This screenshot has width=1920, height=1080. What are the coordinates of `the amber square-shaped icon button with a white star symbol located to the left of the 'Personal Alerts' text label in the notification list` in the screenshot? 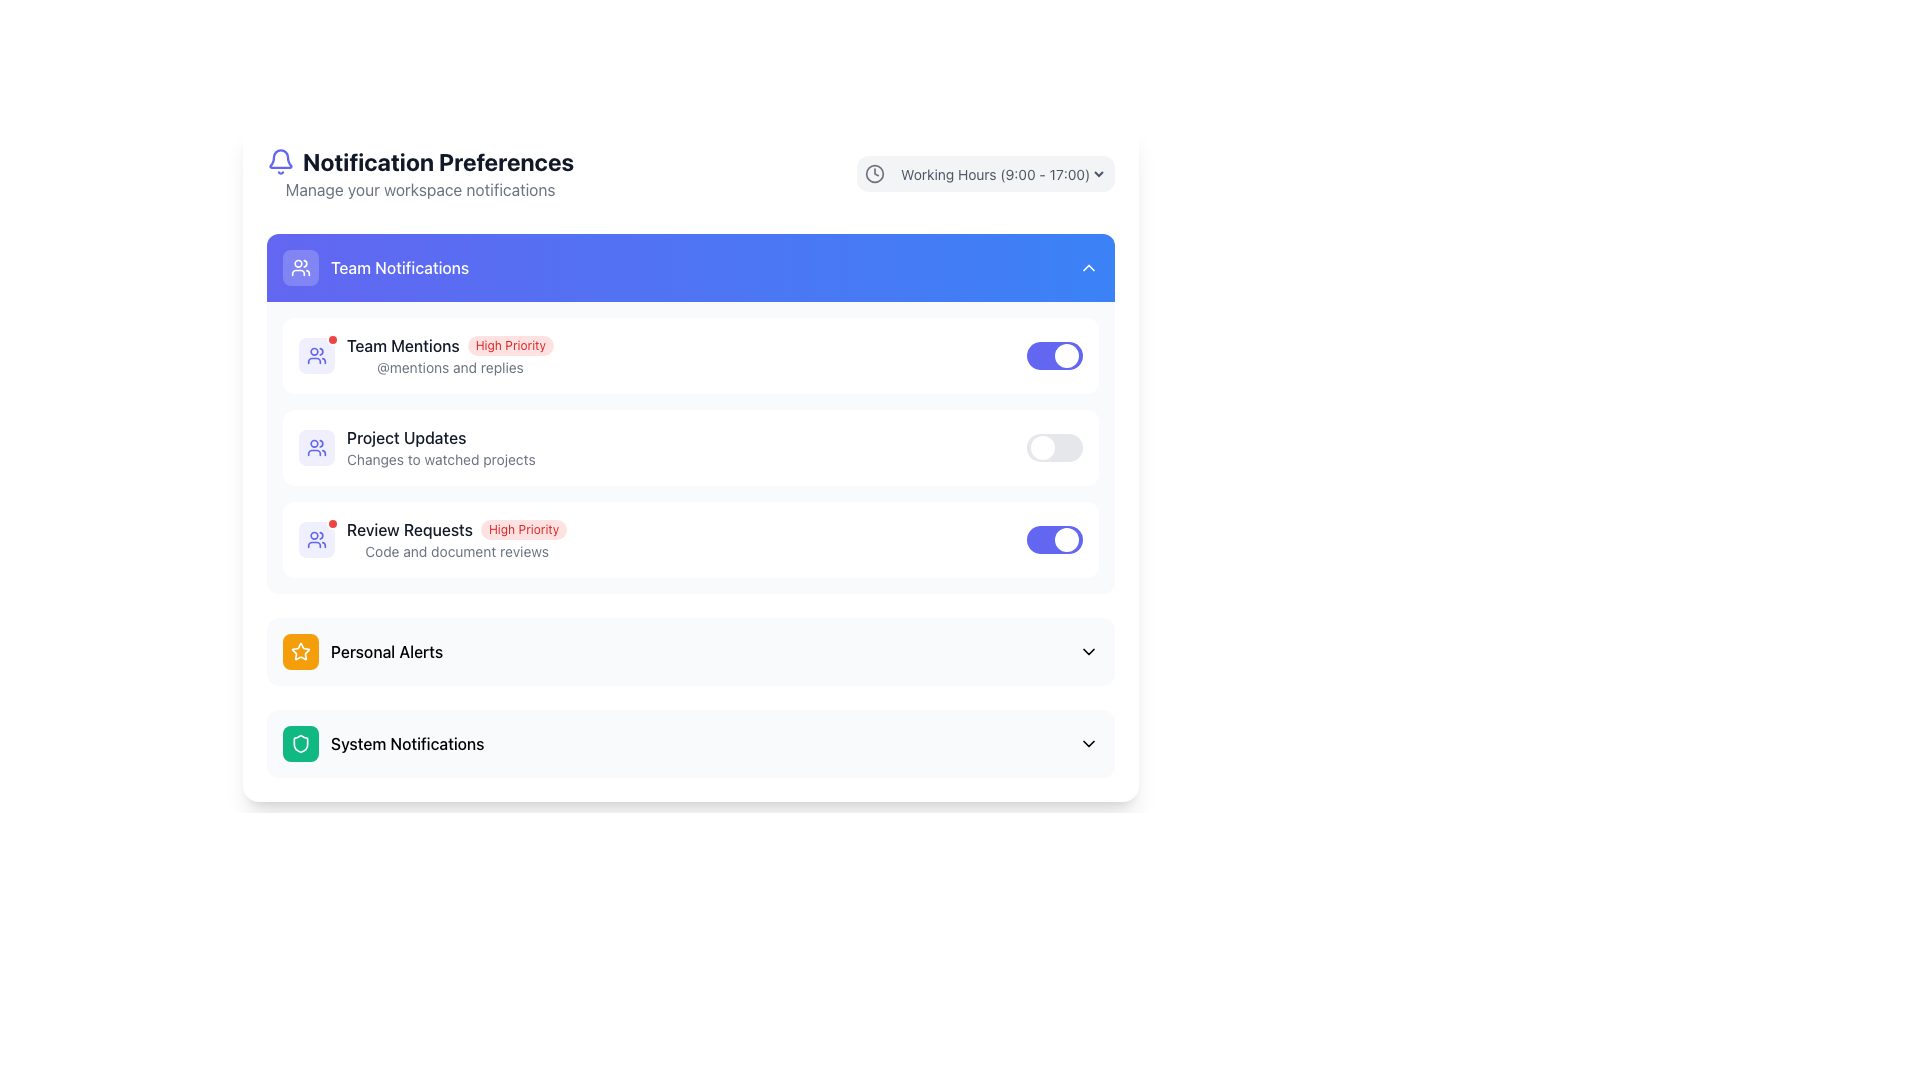 It's located at (300, 651).